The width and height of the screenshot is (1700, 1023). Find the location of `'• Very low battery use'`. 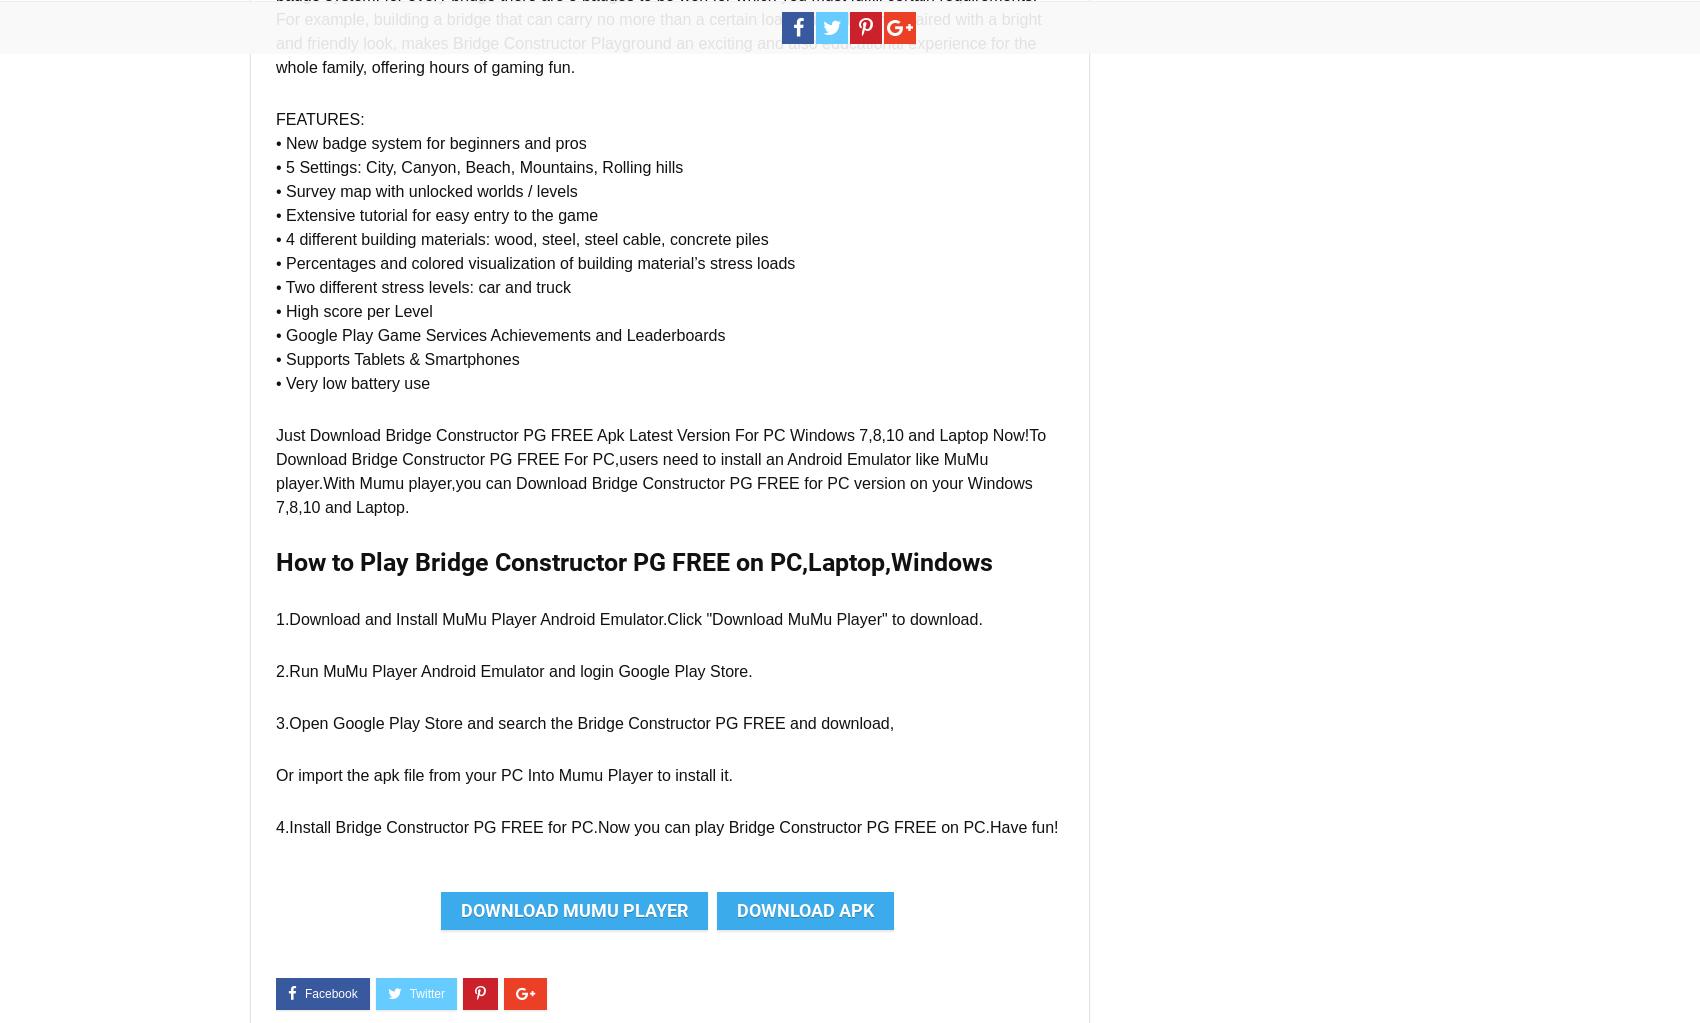

'• Very low battery use' is located at coordinates (351, 382).